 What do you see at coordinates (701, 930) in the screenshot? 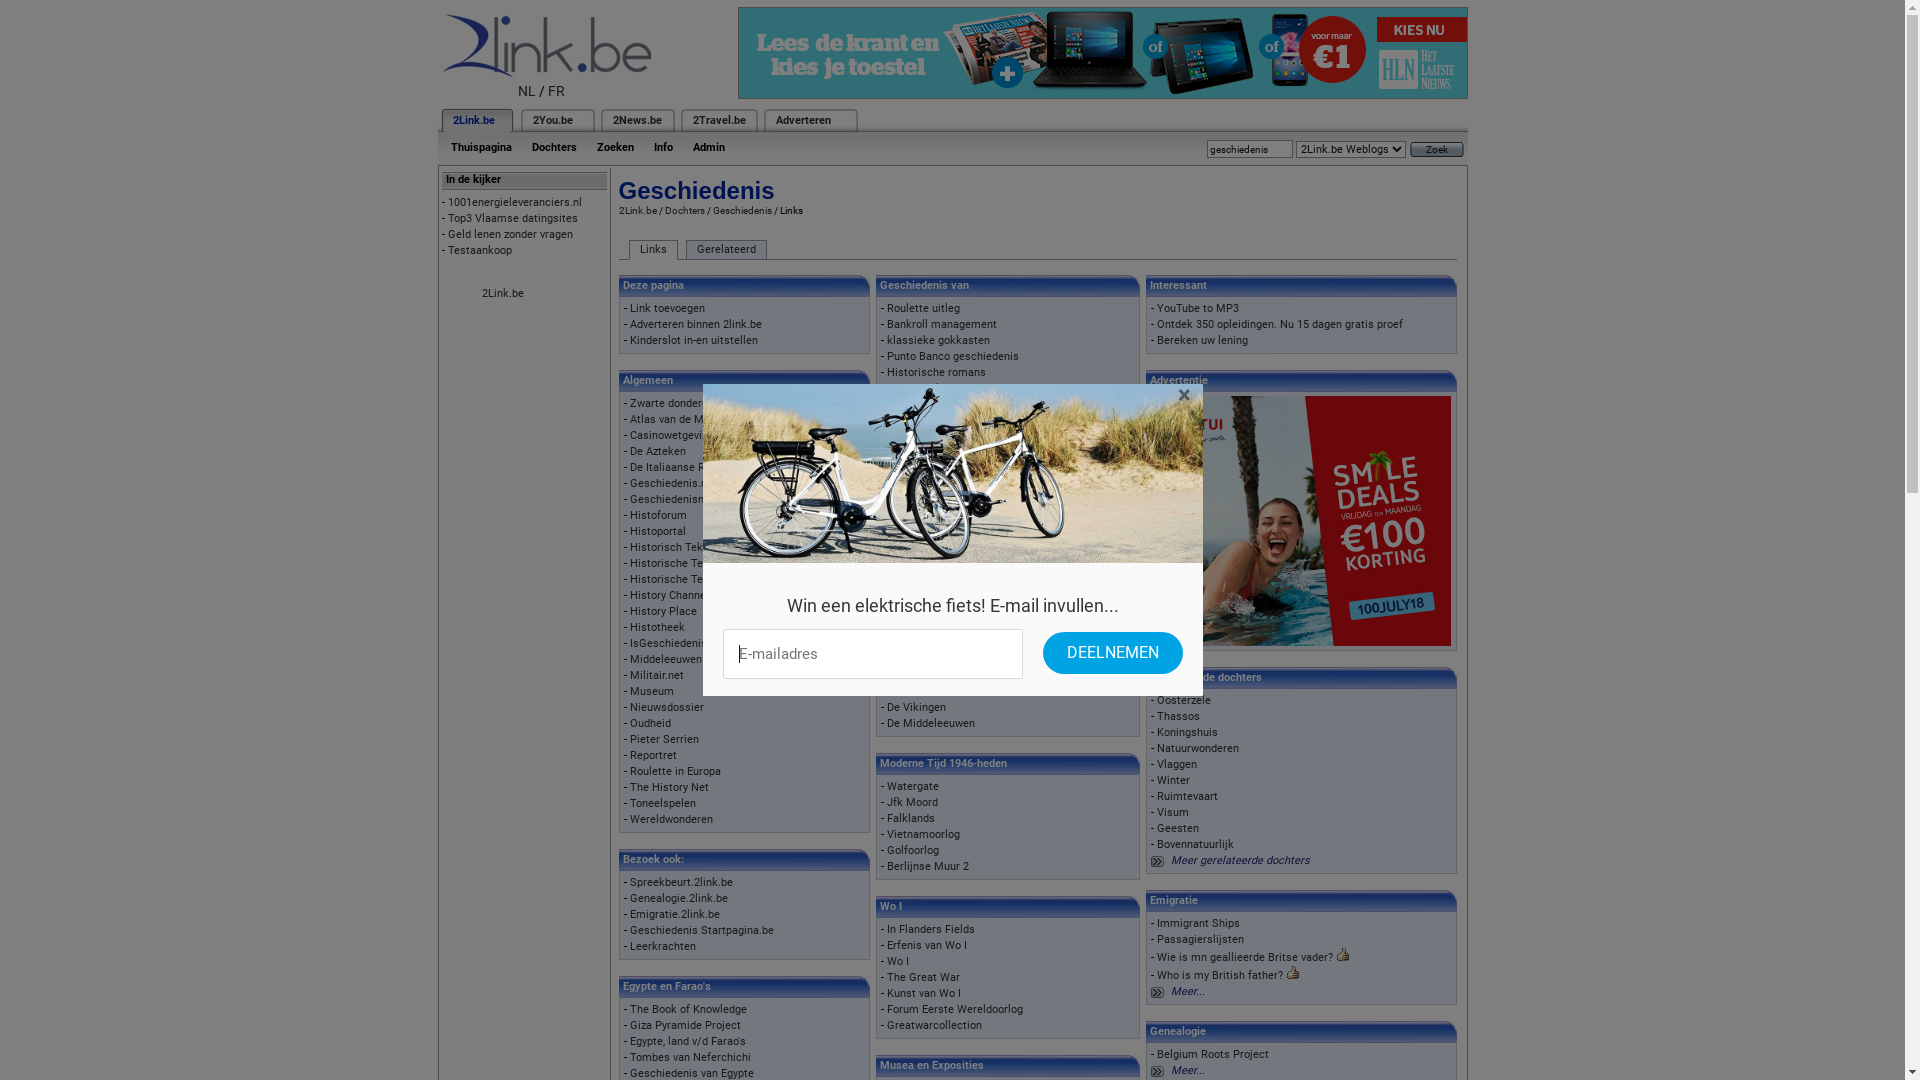
I see `'Geschiedenis Startpagina.be'` at bounding box center [701, 930].